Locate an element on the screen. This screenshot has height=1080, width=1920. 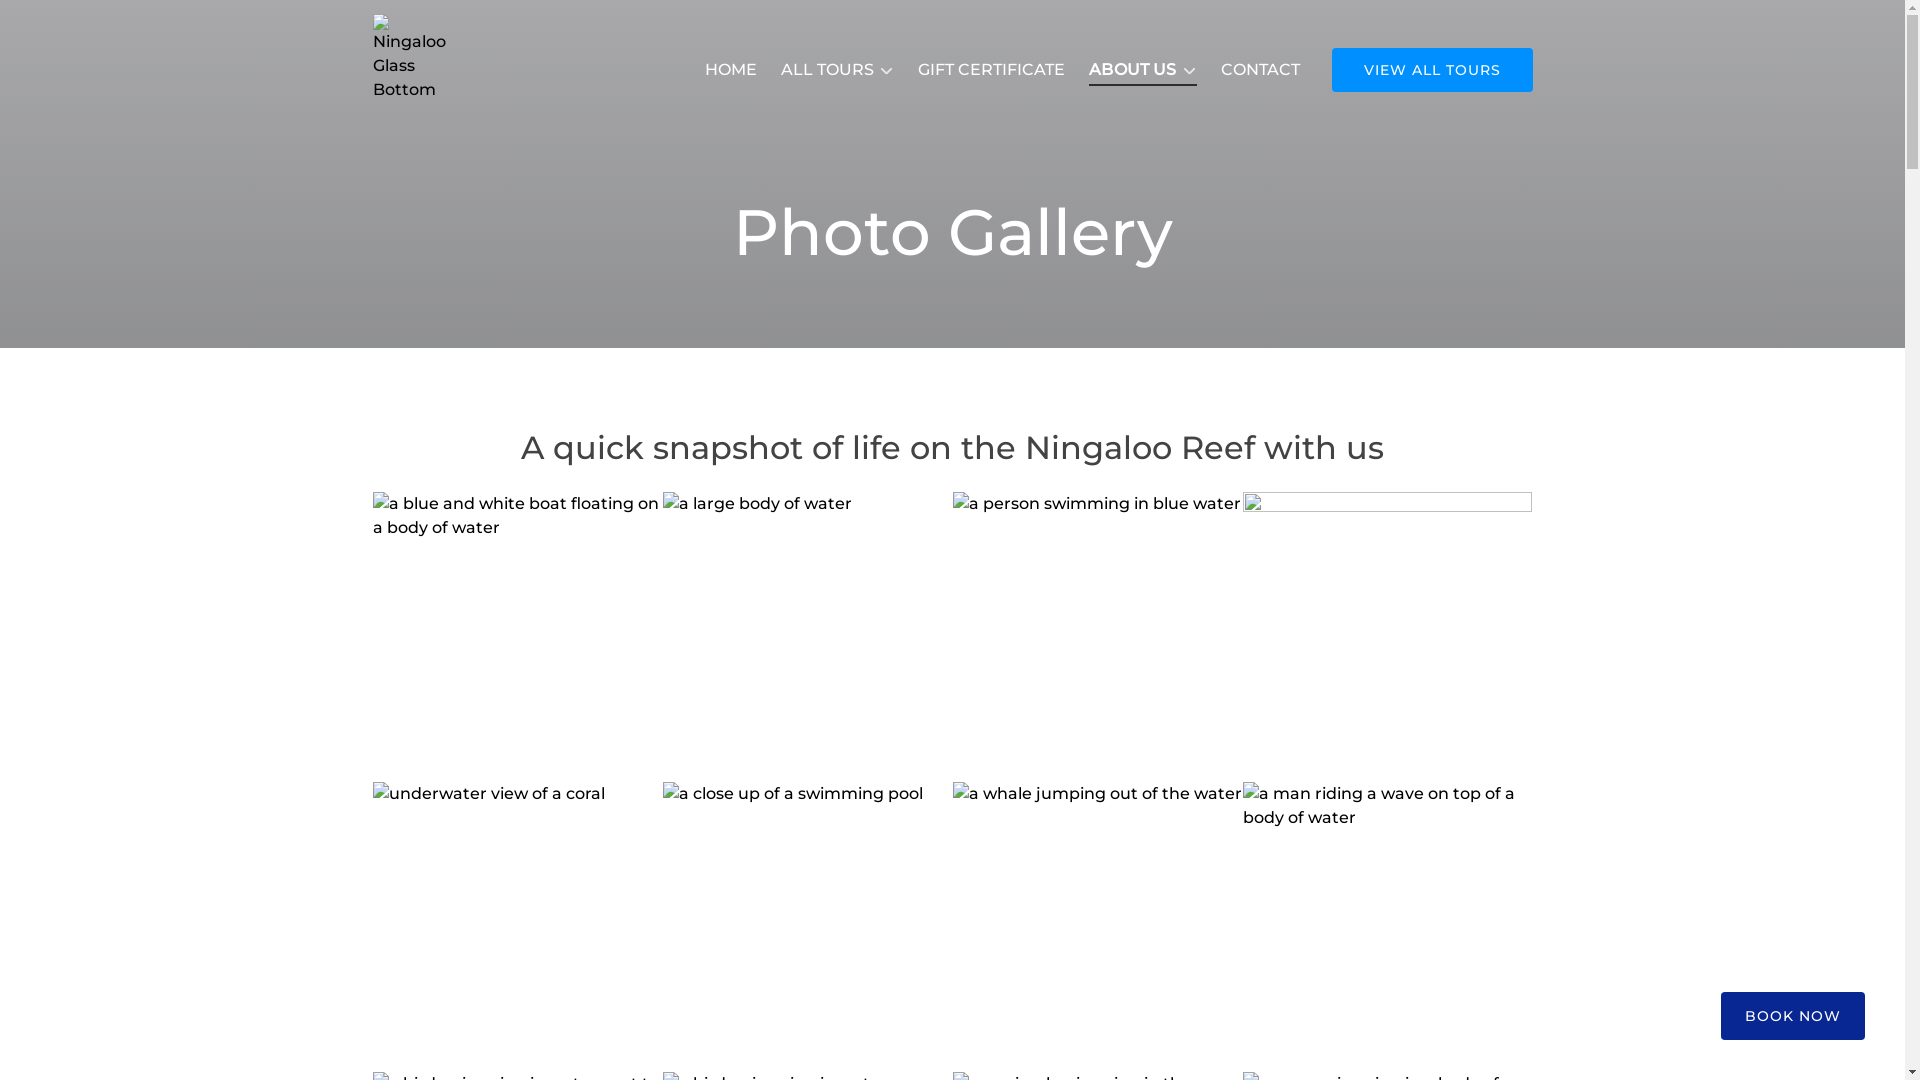
'VIEW ALL TOURS' is located at coordinates (1431, 68).